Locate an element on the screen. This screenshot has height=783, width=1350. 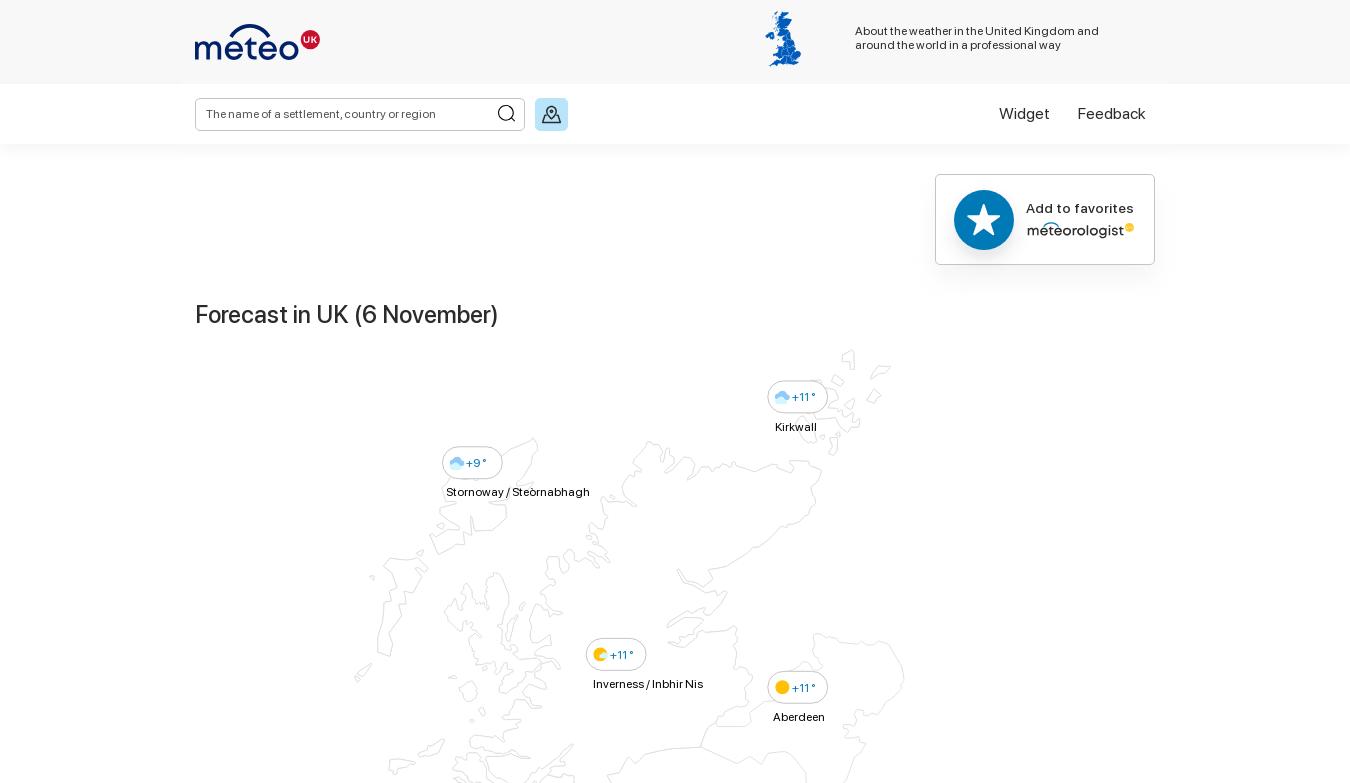
'Aberdeen' is located at coordinates (799, 714).